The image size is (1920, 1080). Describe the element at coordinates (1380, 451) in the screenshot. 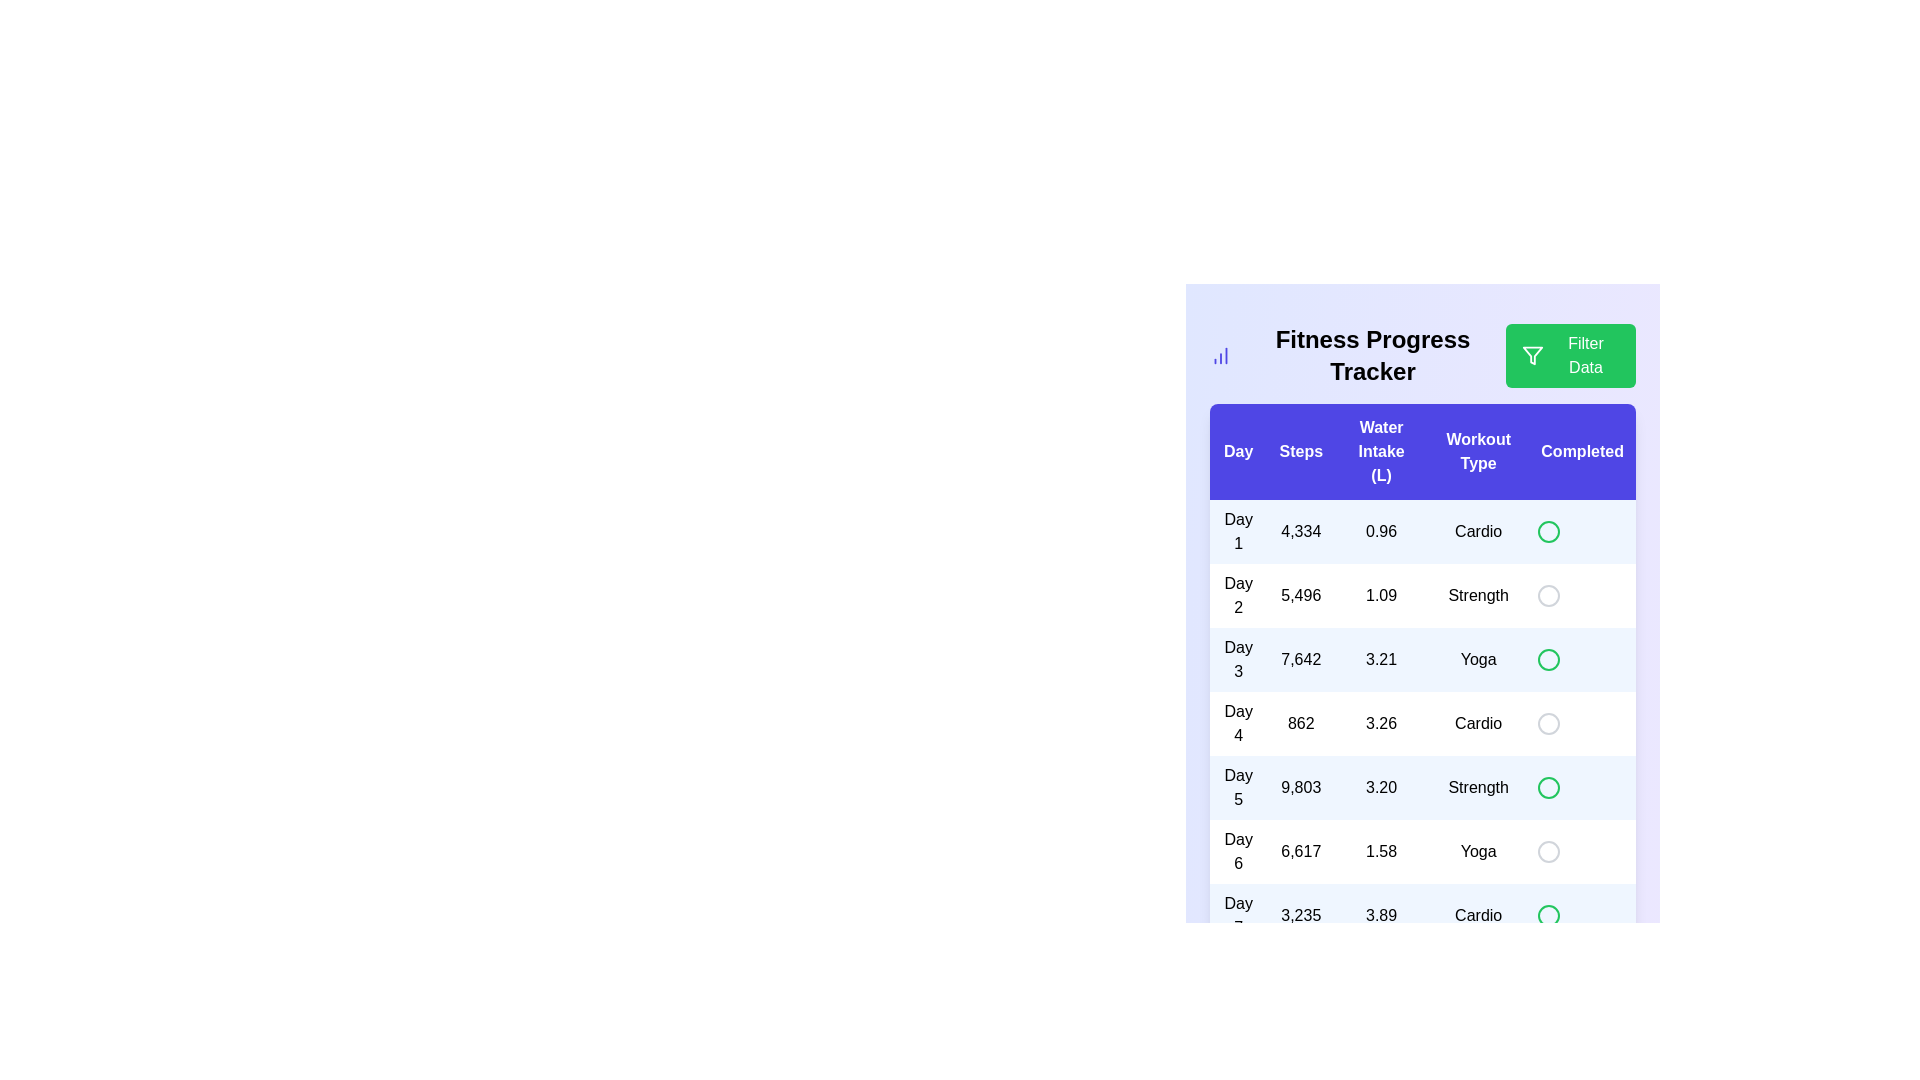

I see `the header of the column 'Water Intake (L)' to sort the table by that column` at that location.